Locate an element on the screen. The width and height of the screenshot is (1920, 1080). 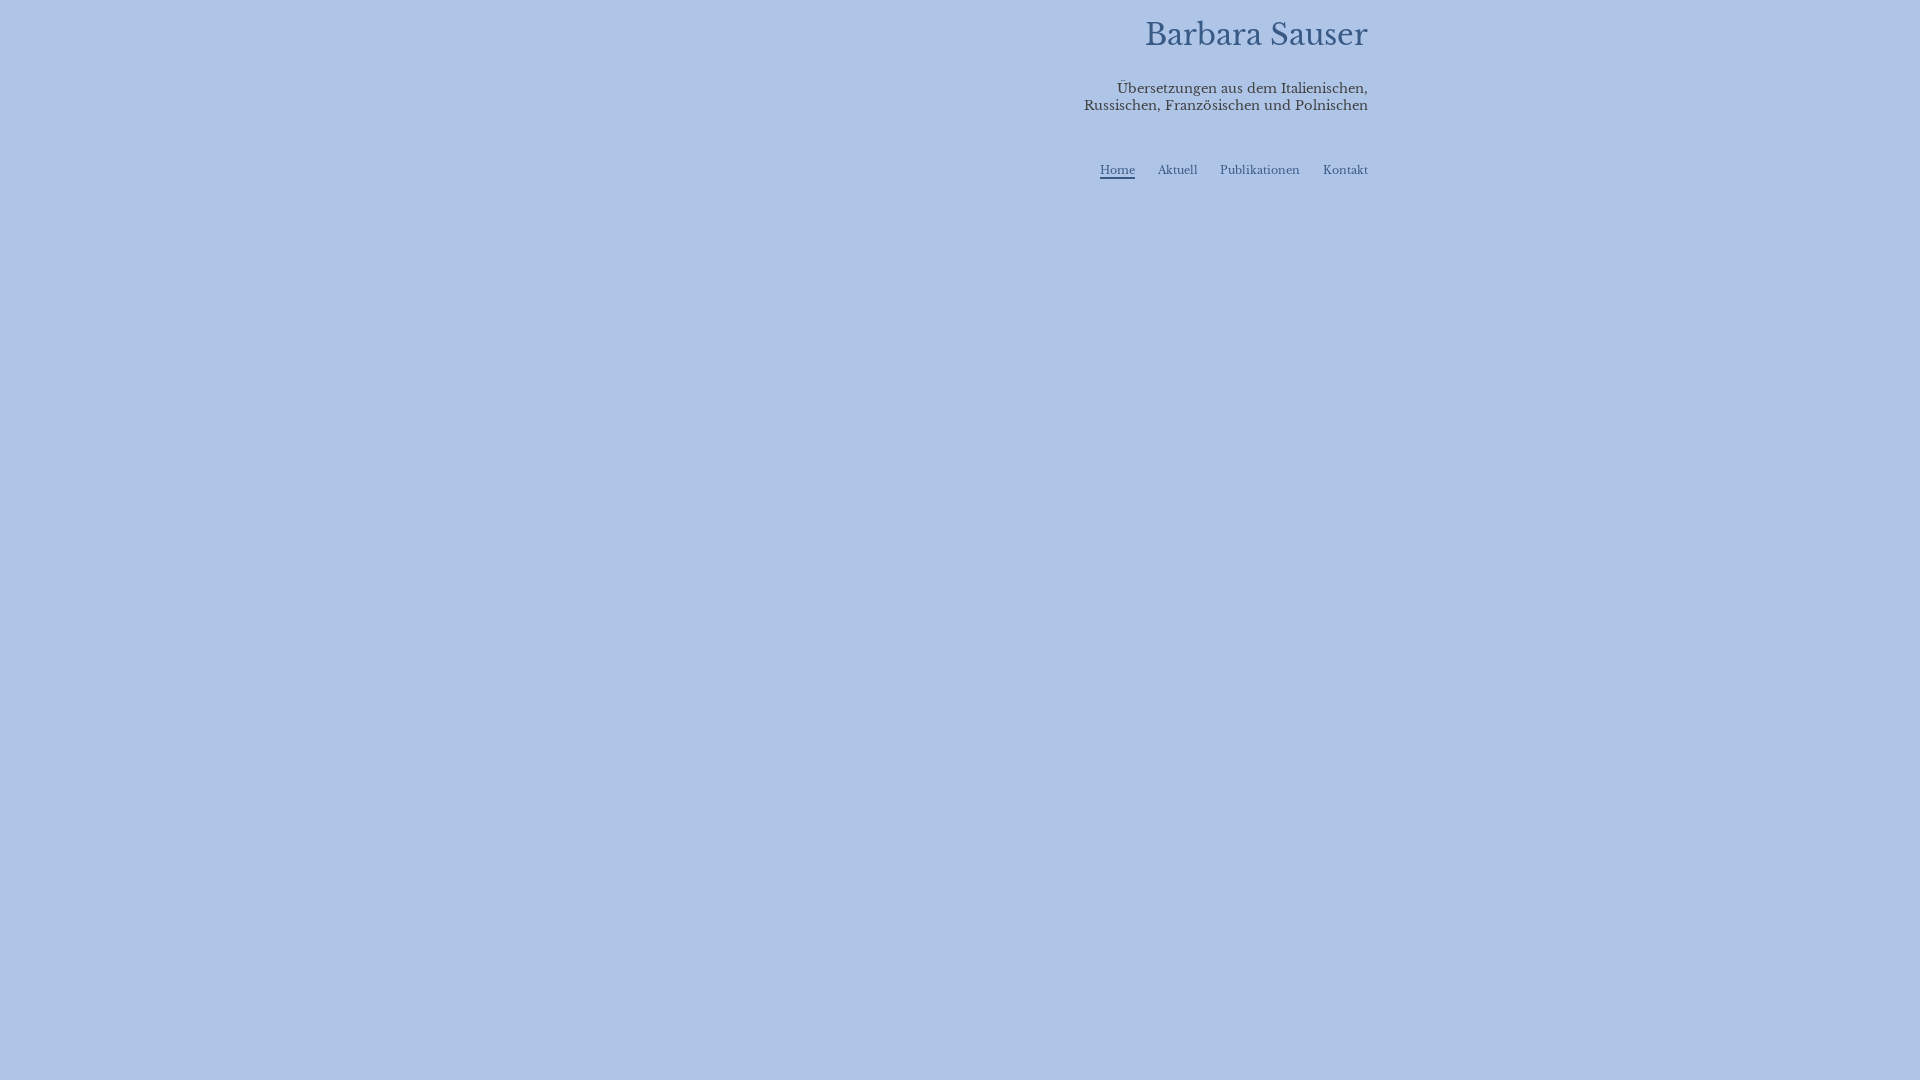
'Home' is located at coordinates (1116, 169).